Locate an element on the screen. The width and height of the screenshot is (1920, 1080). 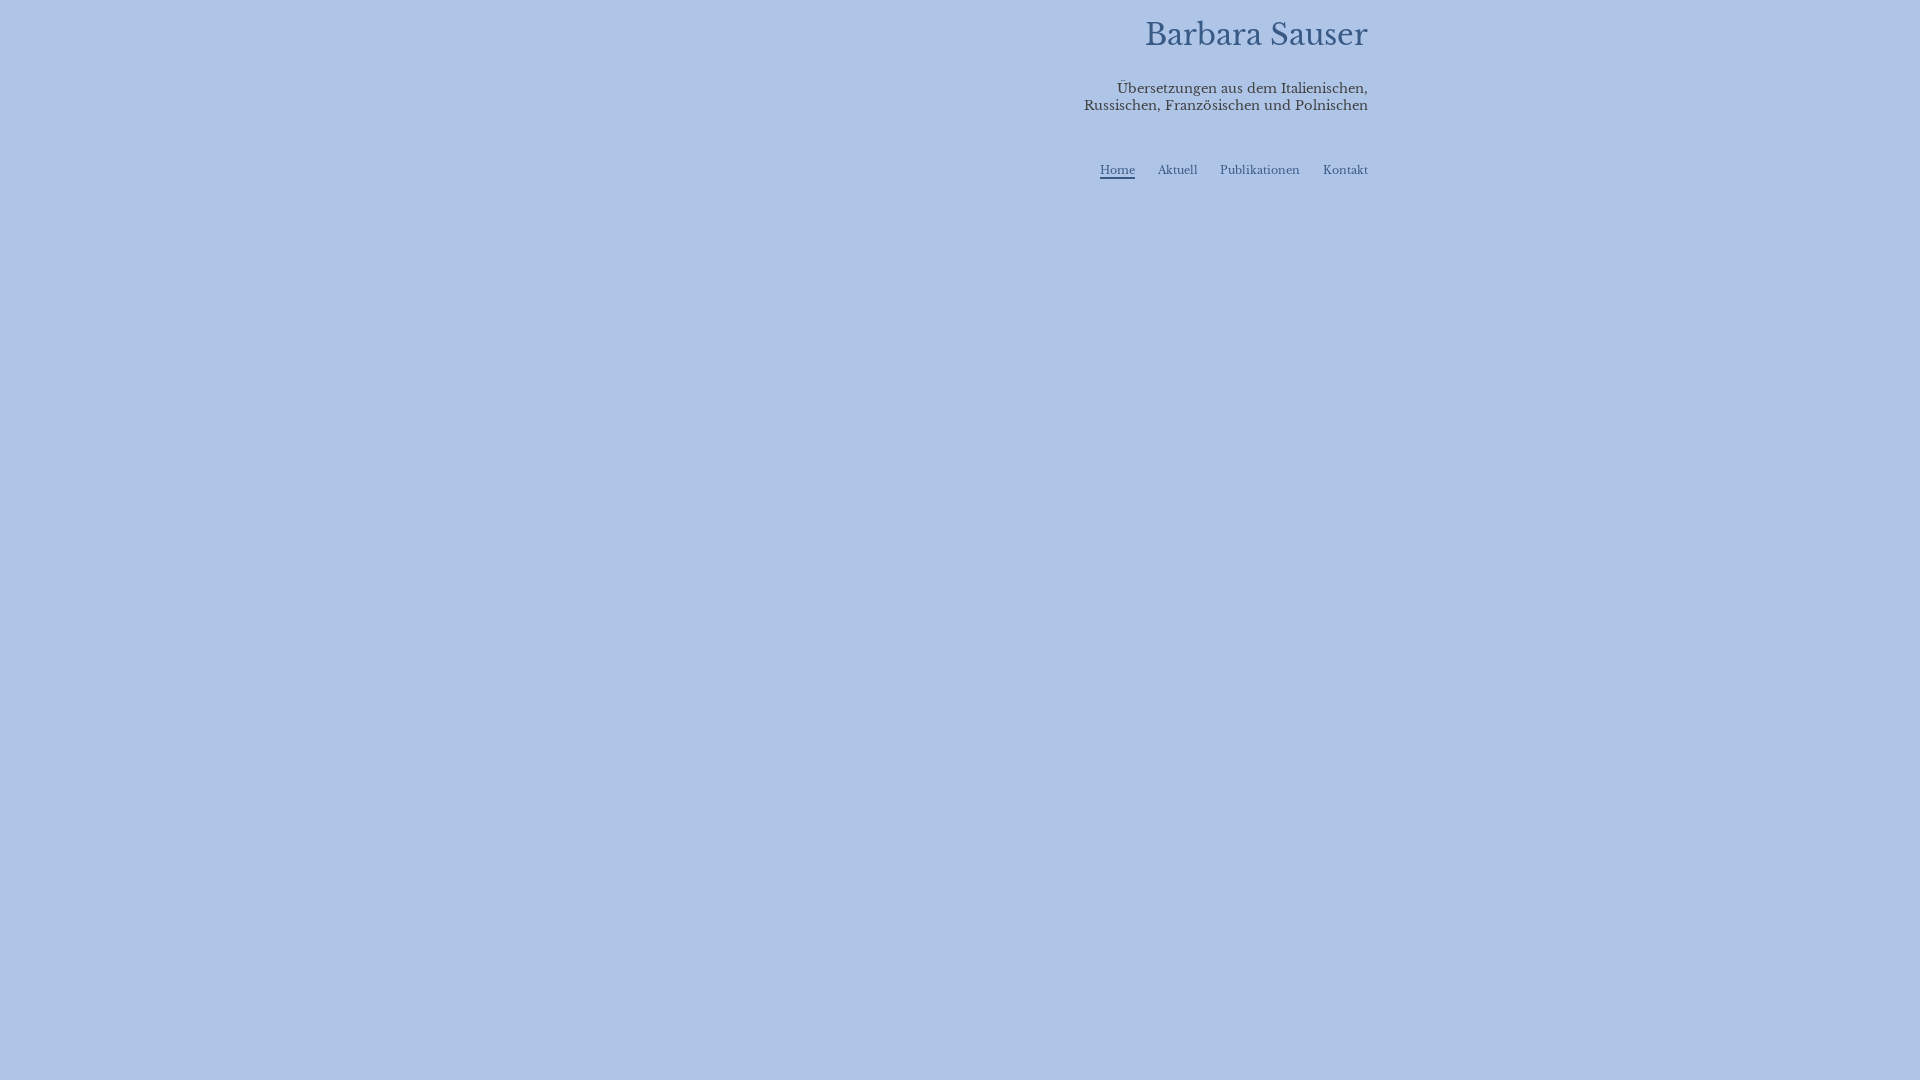
'Home' is located at coordinates (1116, 169).